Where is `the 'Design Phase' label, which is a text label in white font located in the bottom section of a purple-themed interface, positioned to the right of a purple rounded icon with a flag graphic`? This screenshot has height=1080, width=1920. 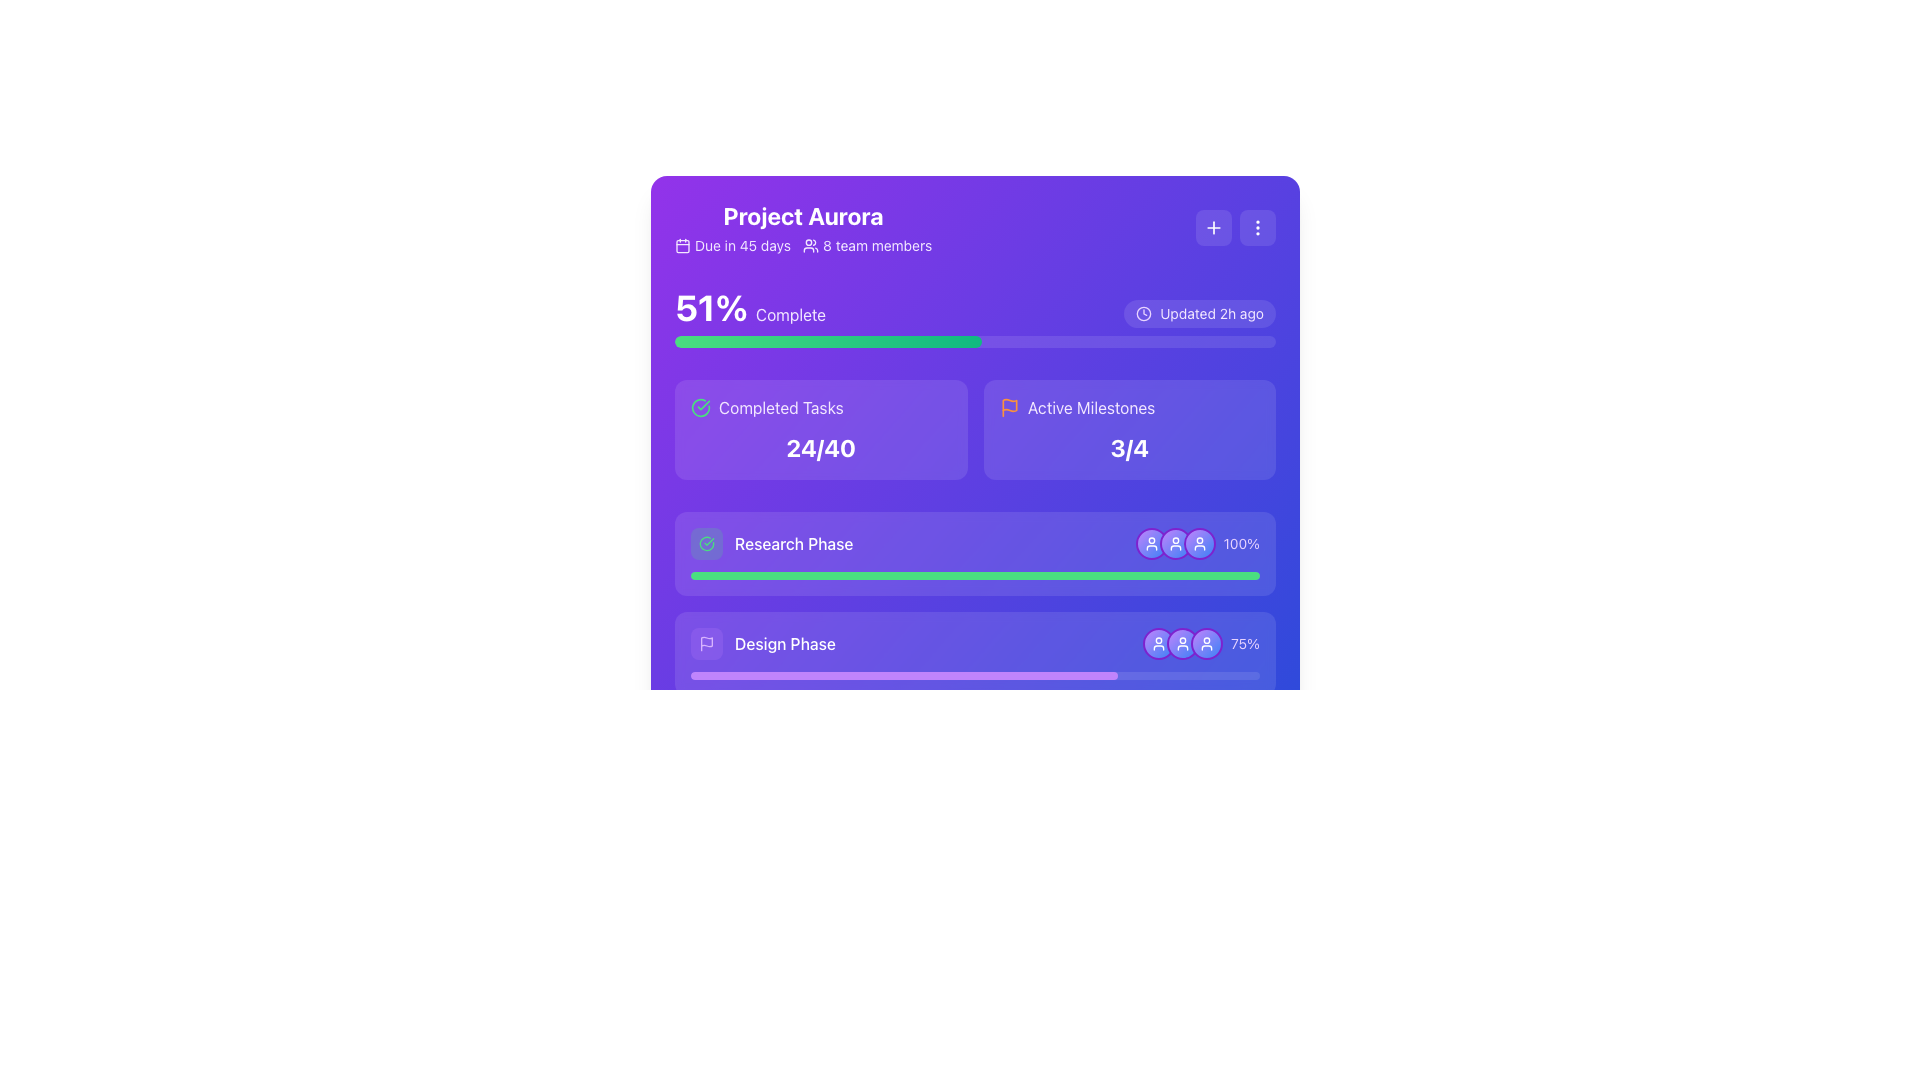
the 'Design Phase' label, which is a text label in white font located in the bottom section of a purple-themed interface, positioned to the right of a purple rounded icon with a flag graphic is located at coordinates (784, 644).